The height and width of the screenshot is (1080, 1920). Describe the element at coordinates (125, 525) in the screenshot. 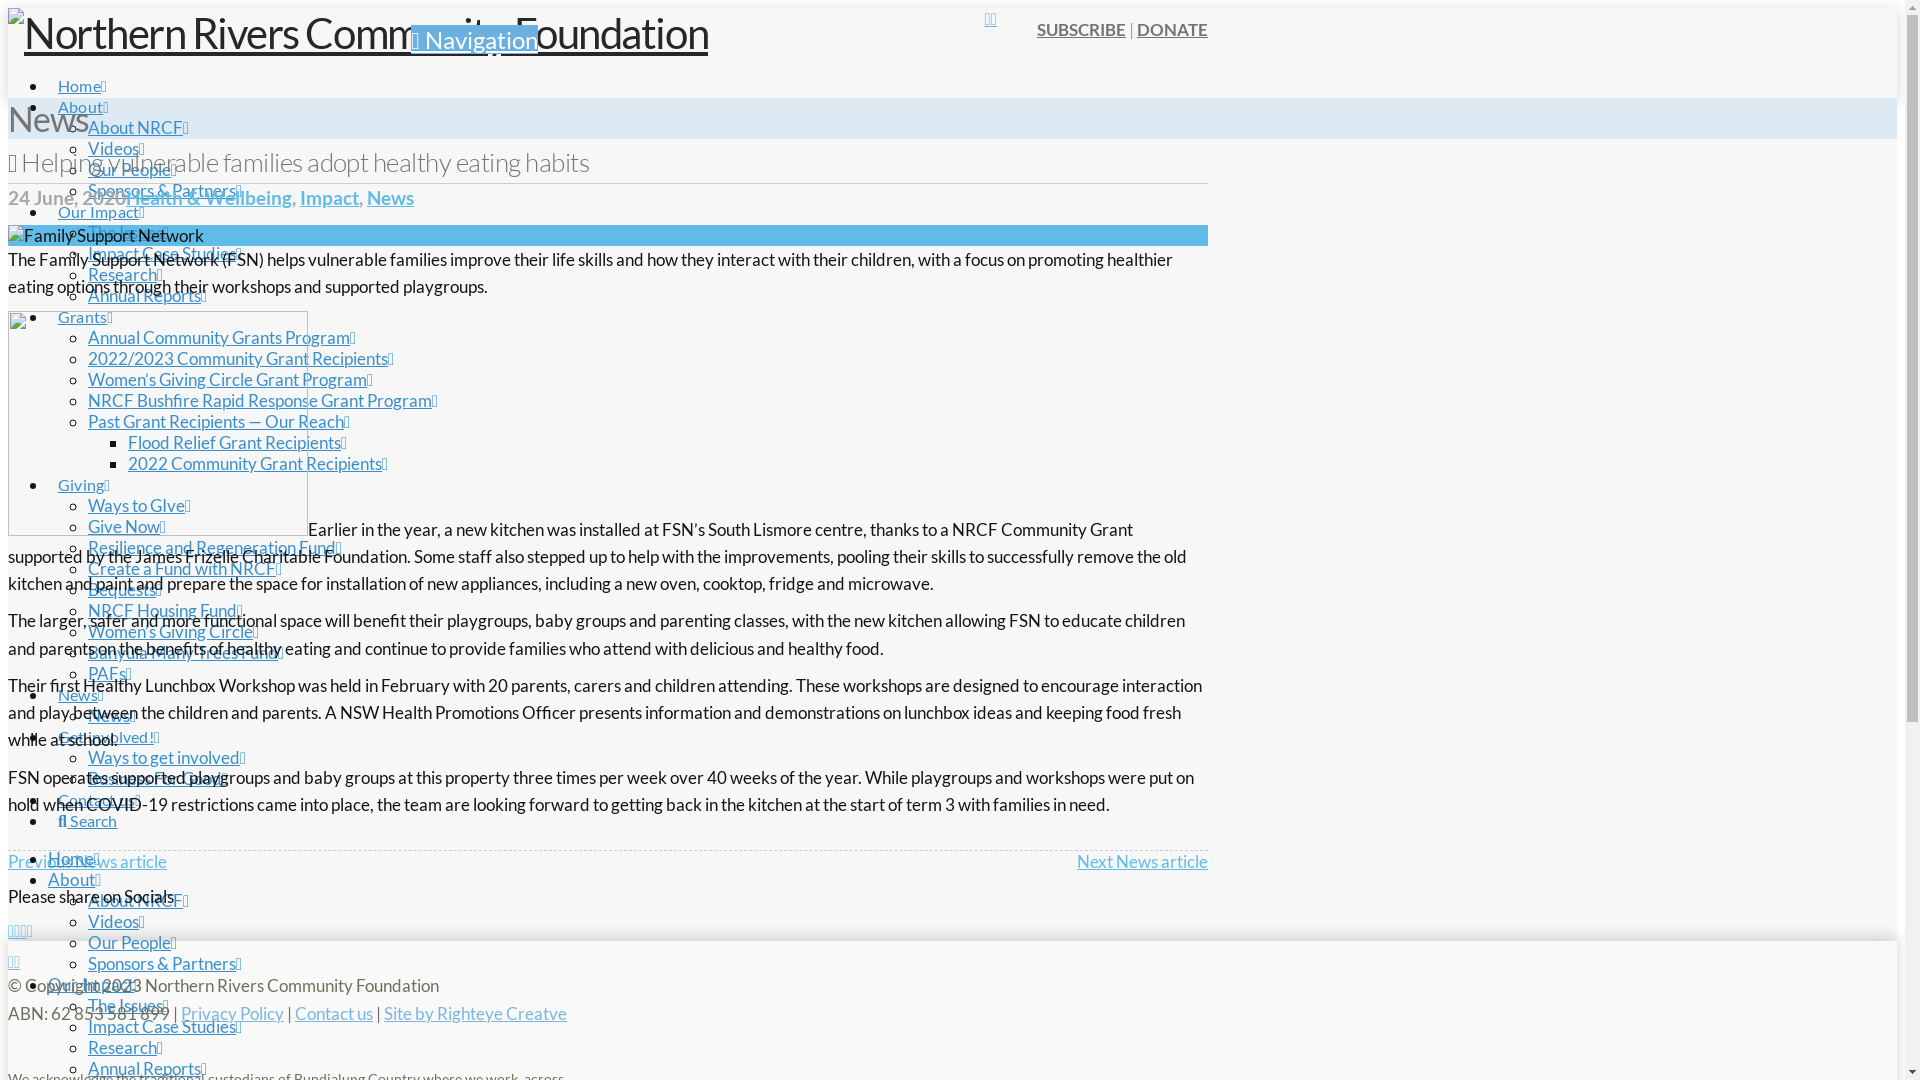

I see `'Give Now'` at that location.